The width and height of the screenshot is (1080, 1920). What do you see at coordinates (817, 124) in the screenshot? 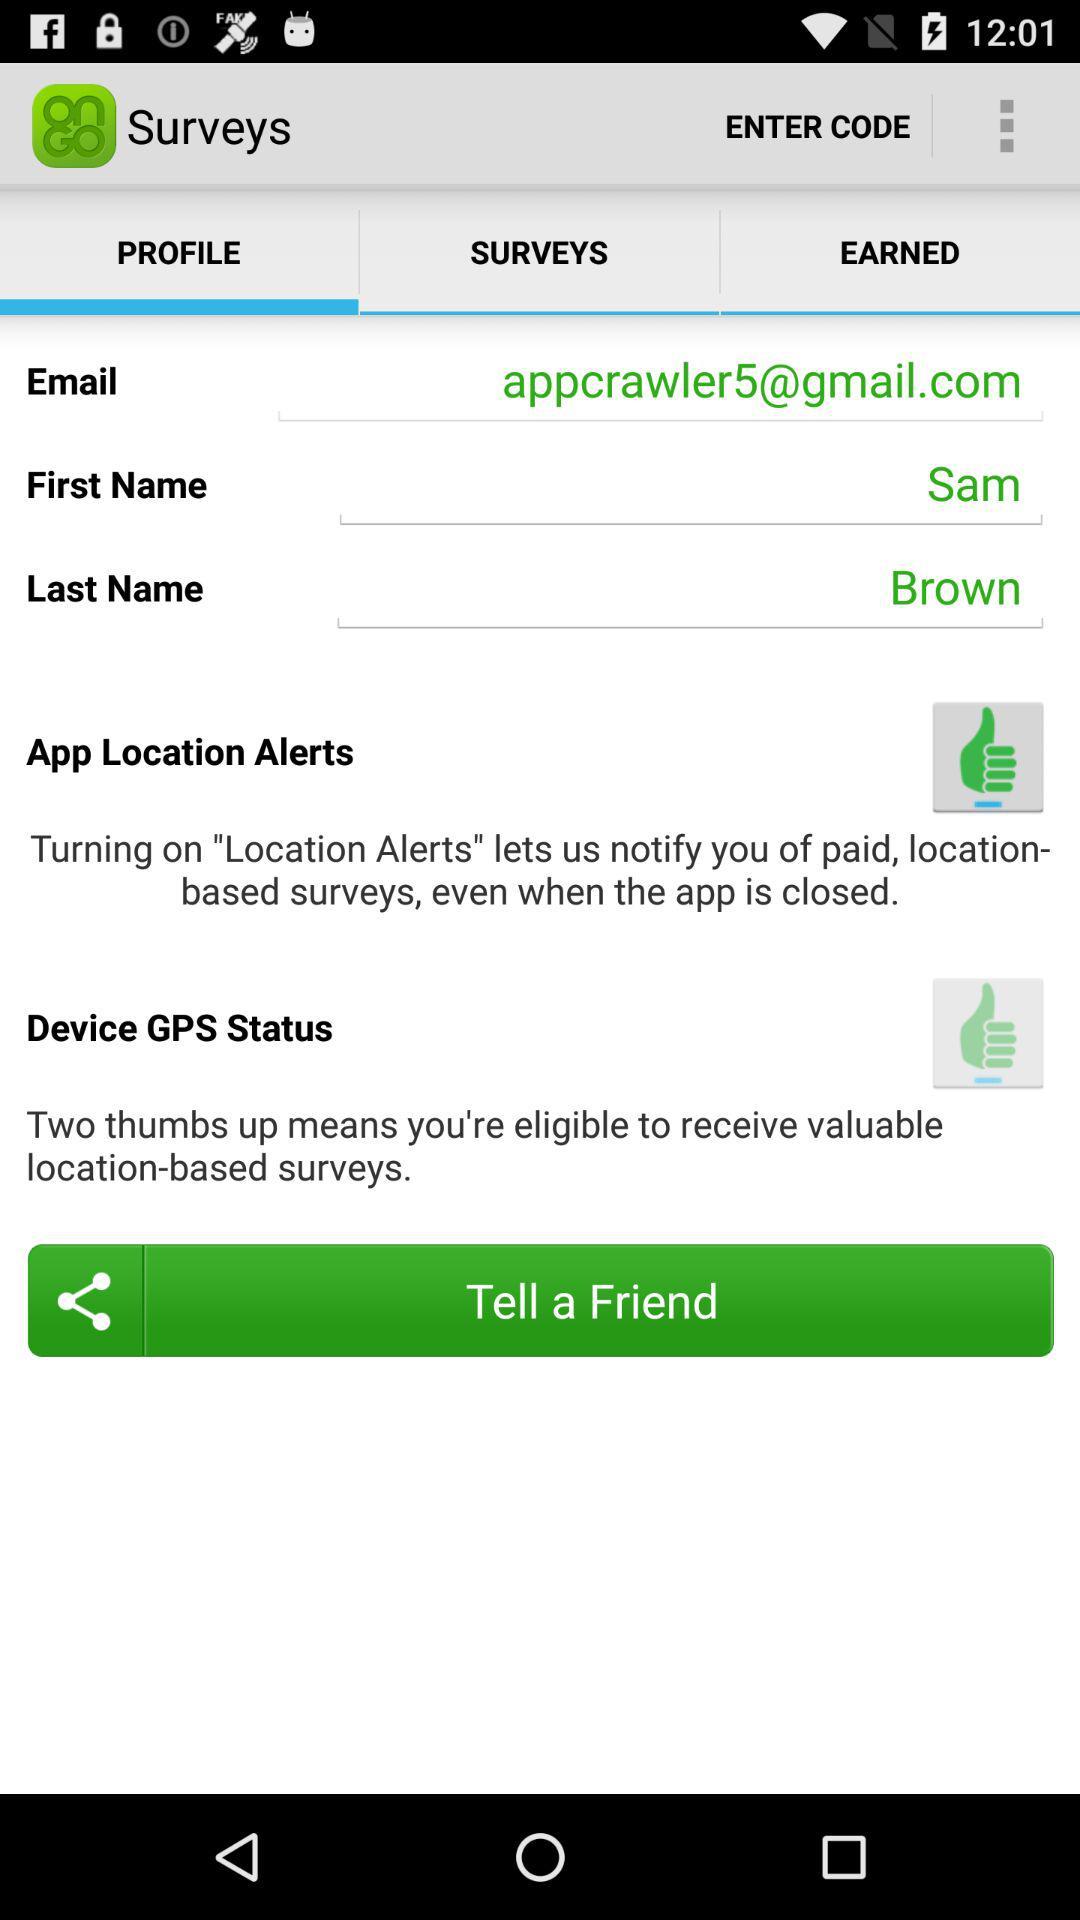
I see `the text enter code` at bounding box center [817, 124].